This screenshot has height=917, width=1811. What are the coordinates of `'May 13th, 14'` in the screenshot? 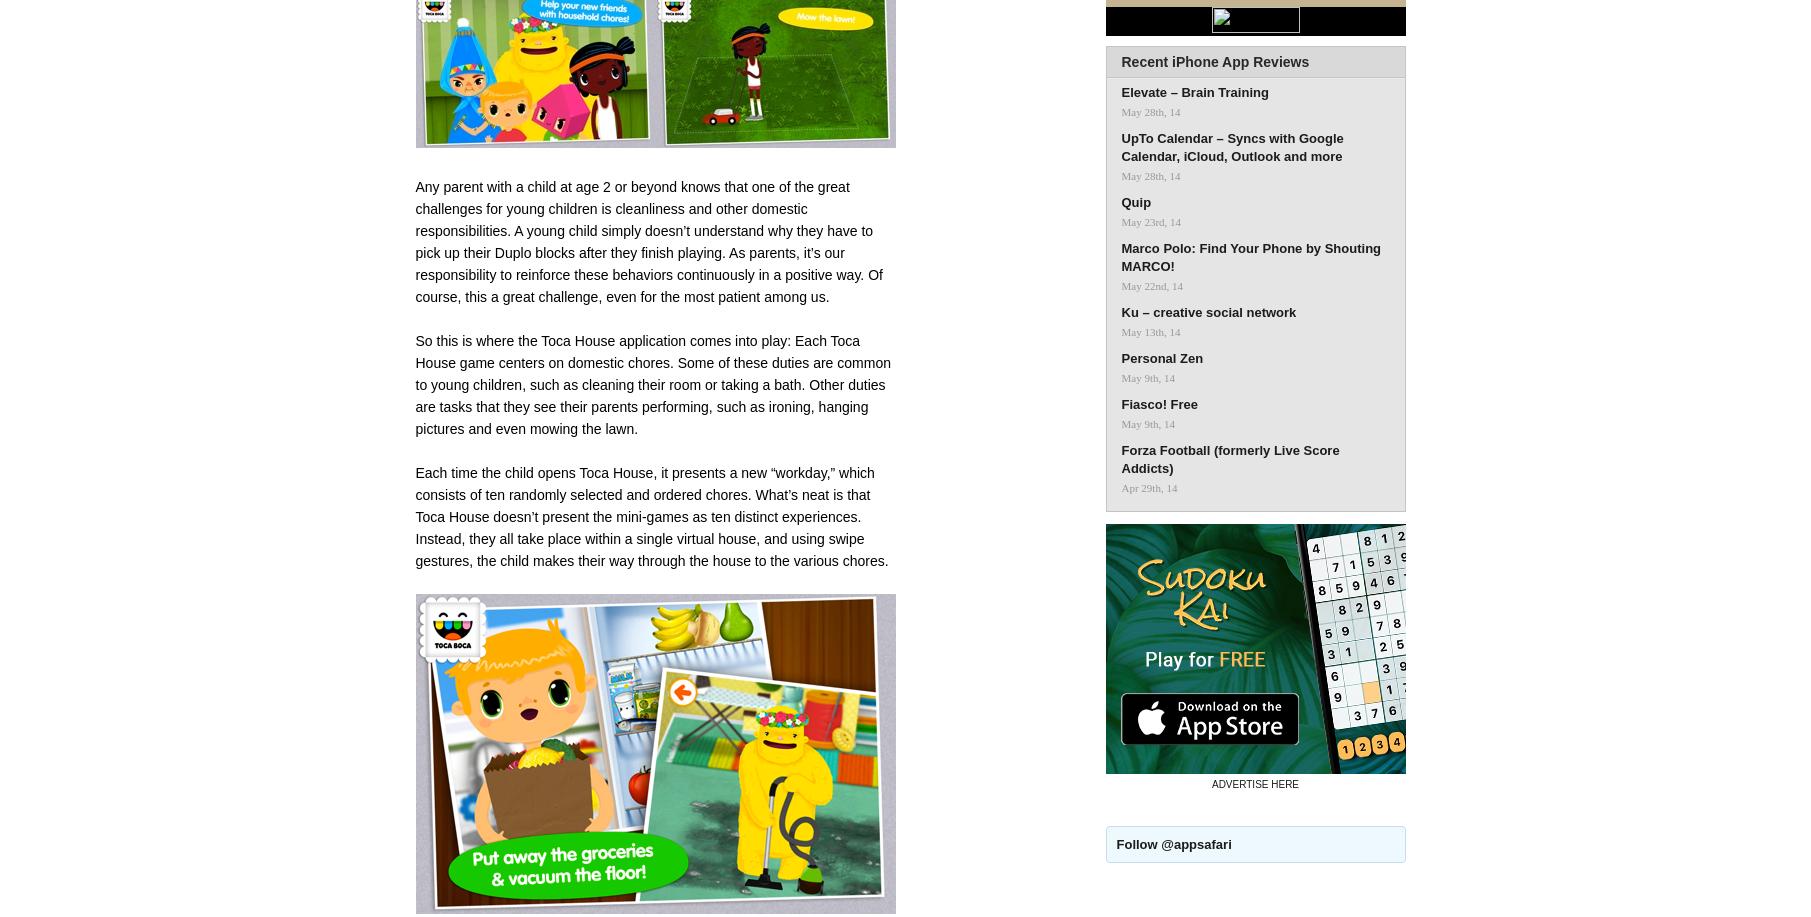 It's located at (1149, 331).